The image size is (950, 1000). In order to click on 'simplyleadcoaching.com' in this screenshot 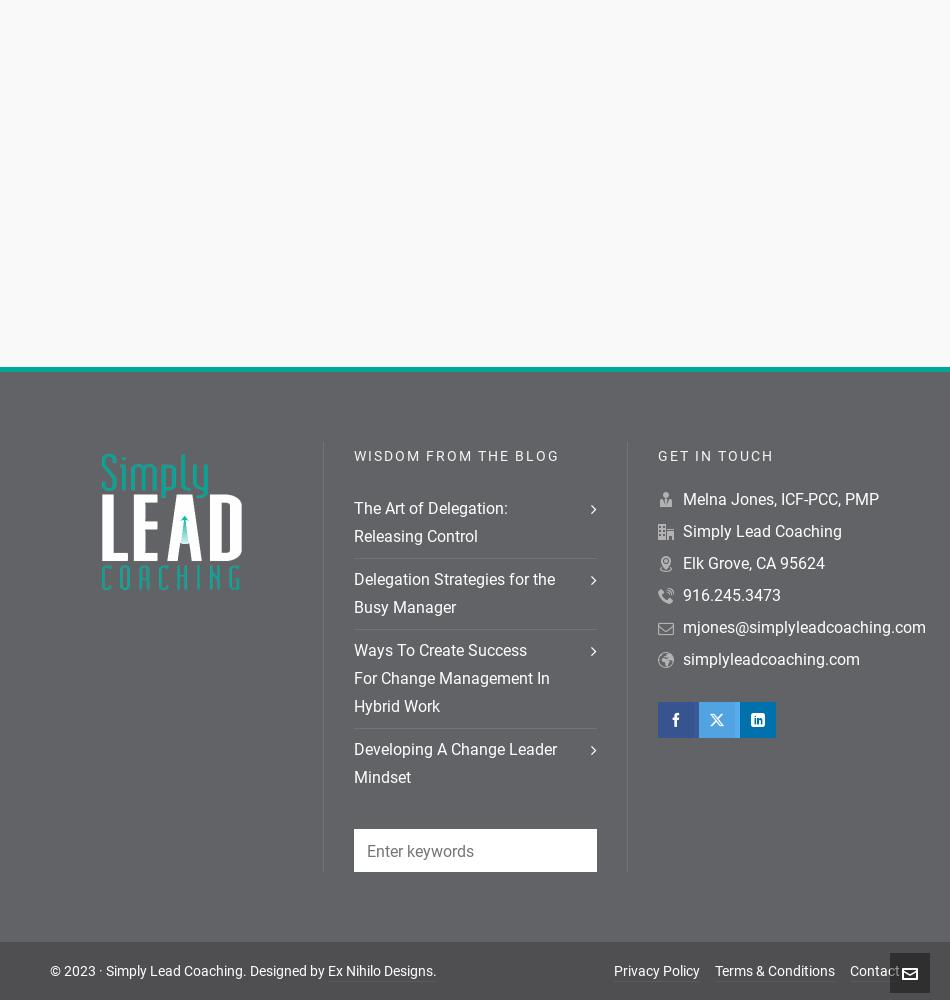, I will do `click(682, 659)`.